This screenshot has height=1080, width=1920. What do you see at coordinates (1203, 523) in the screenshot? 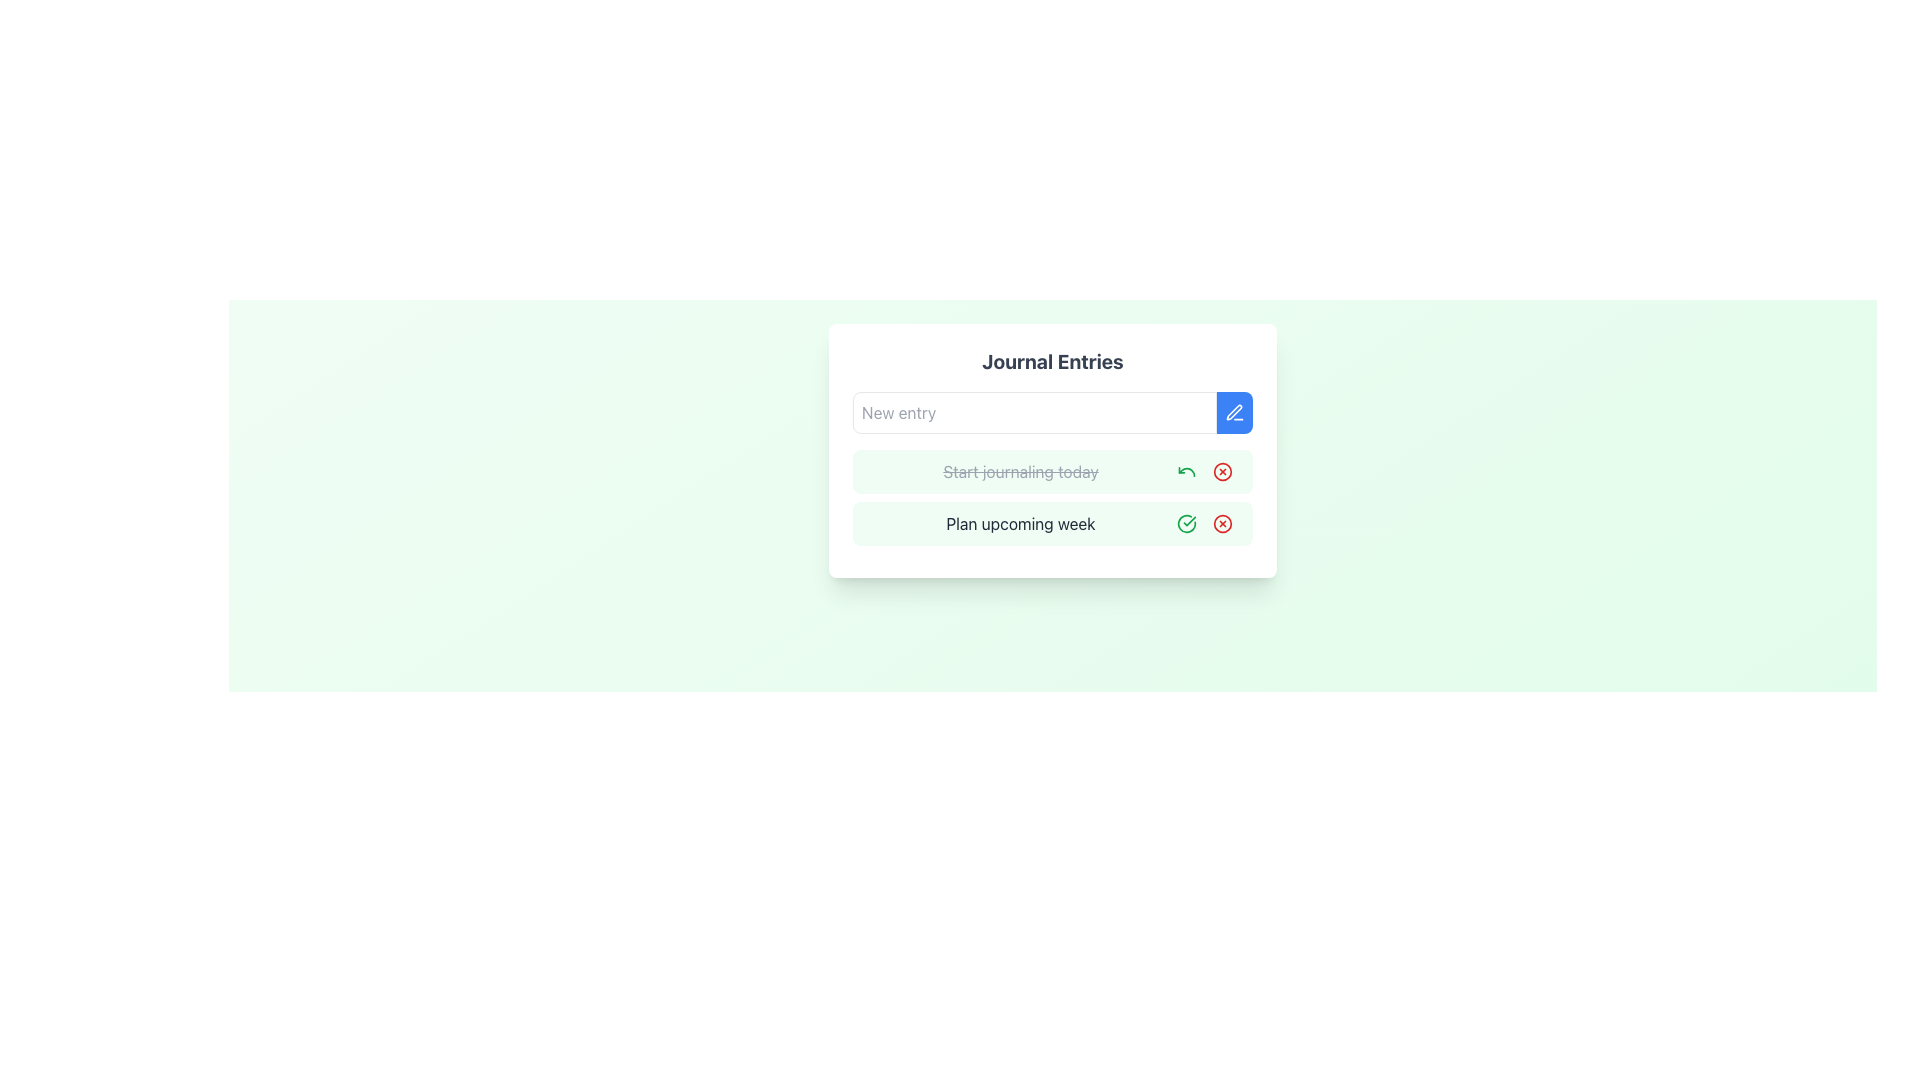
I see `the red cross icon in the action group located to the right of the text 'Plan upcoming week' to reject` at bounding box center [1203, 523].